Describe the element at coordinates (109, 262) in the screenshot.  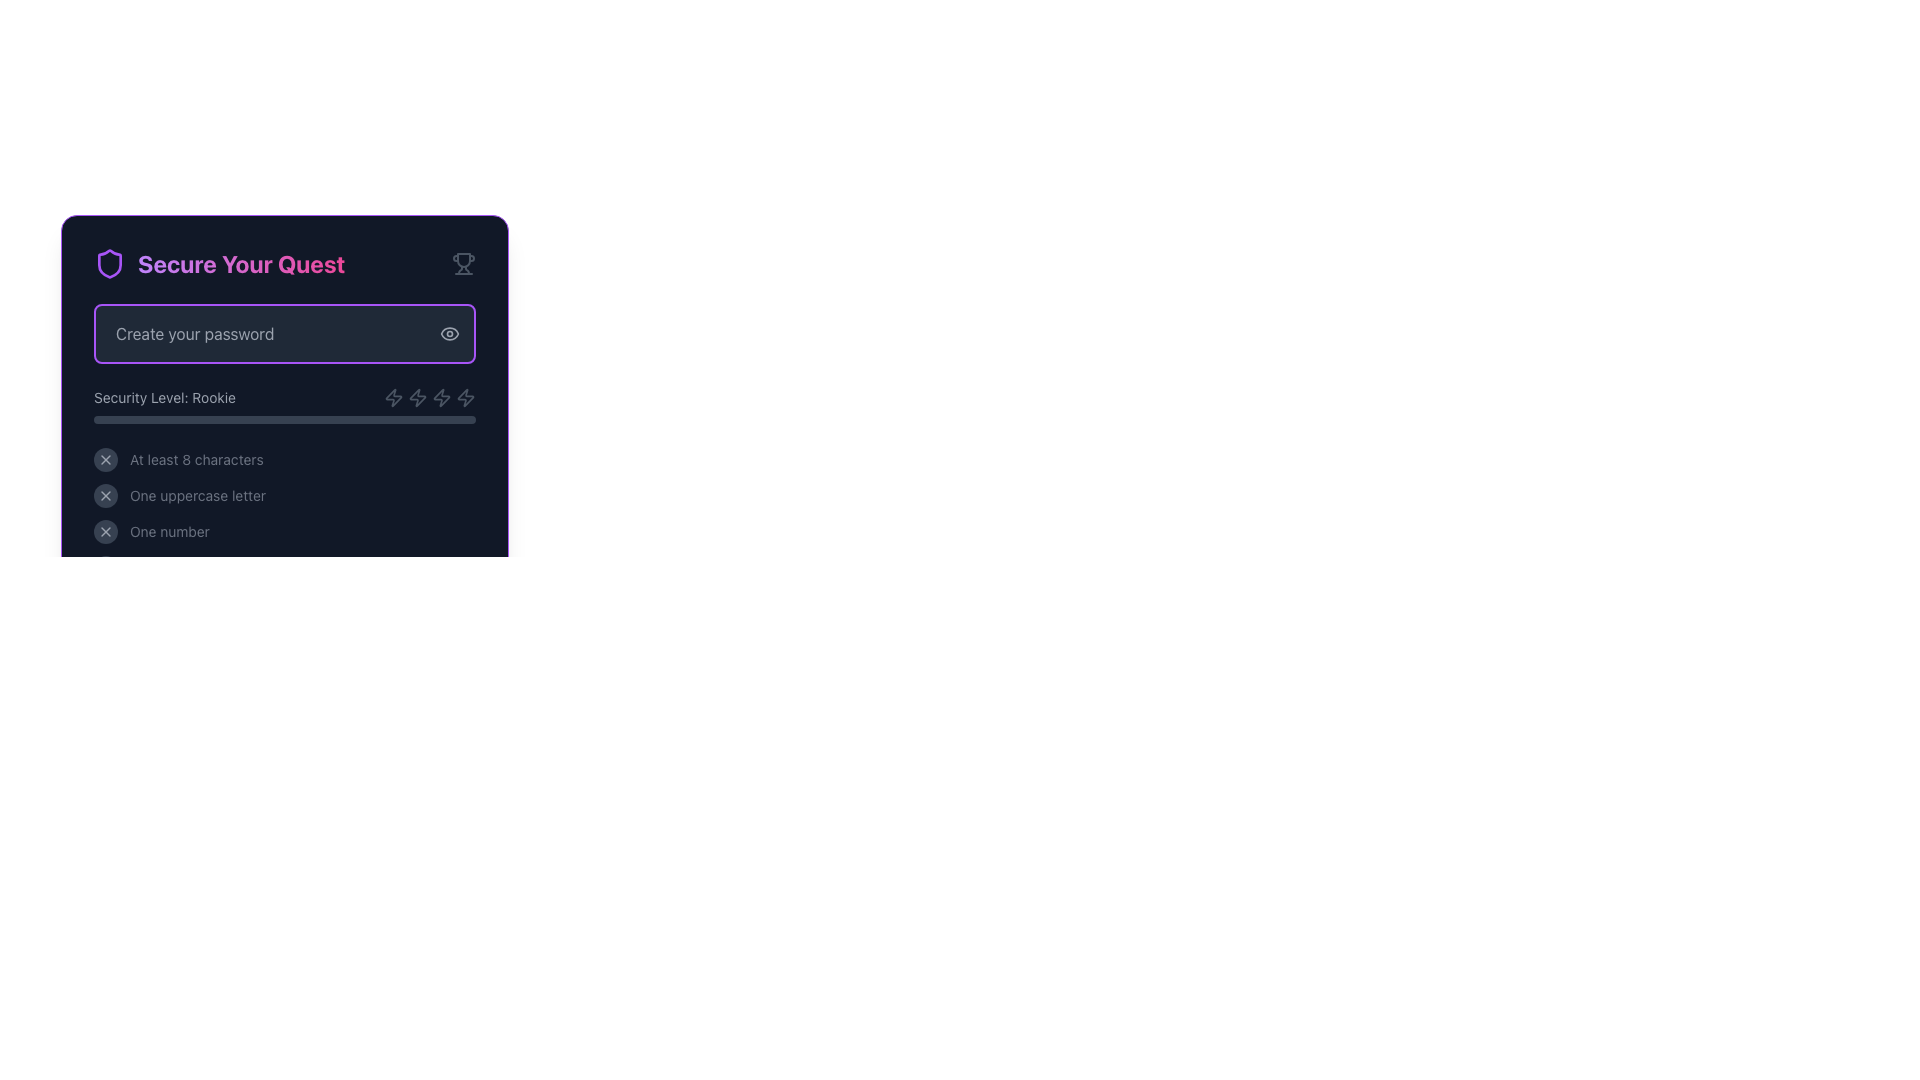
I see `the purple shield icon located in the 'Secure Your Quest' section, positioned to the left of the title text` at that location.